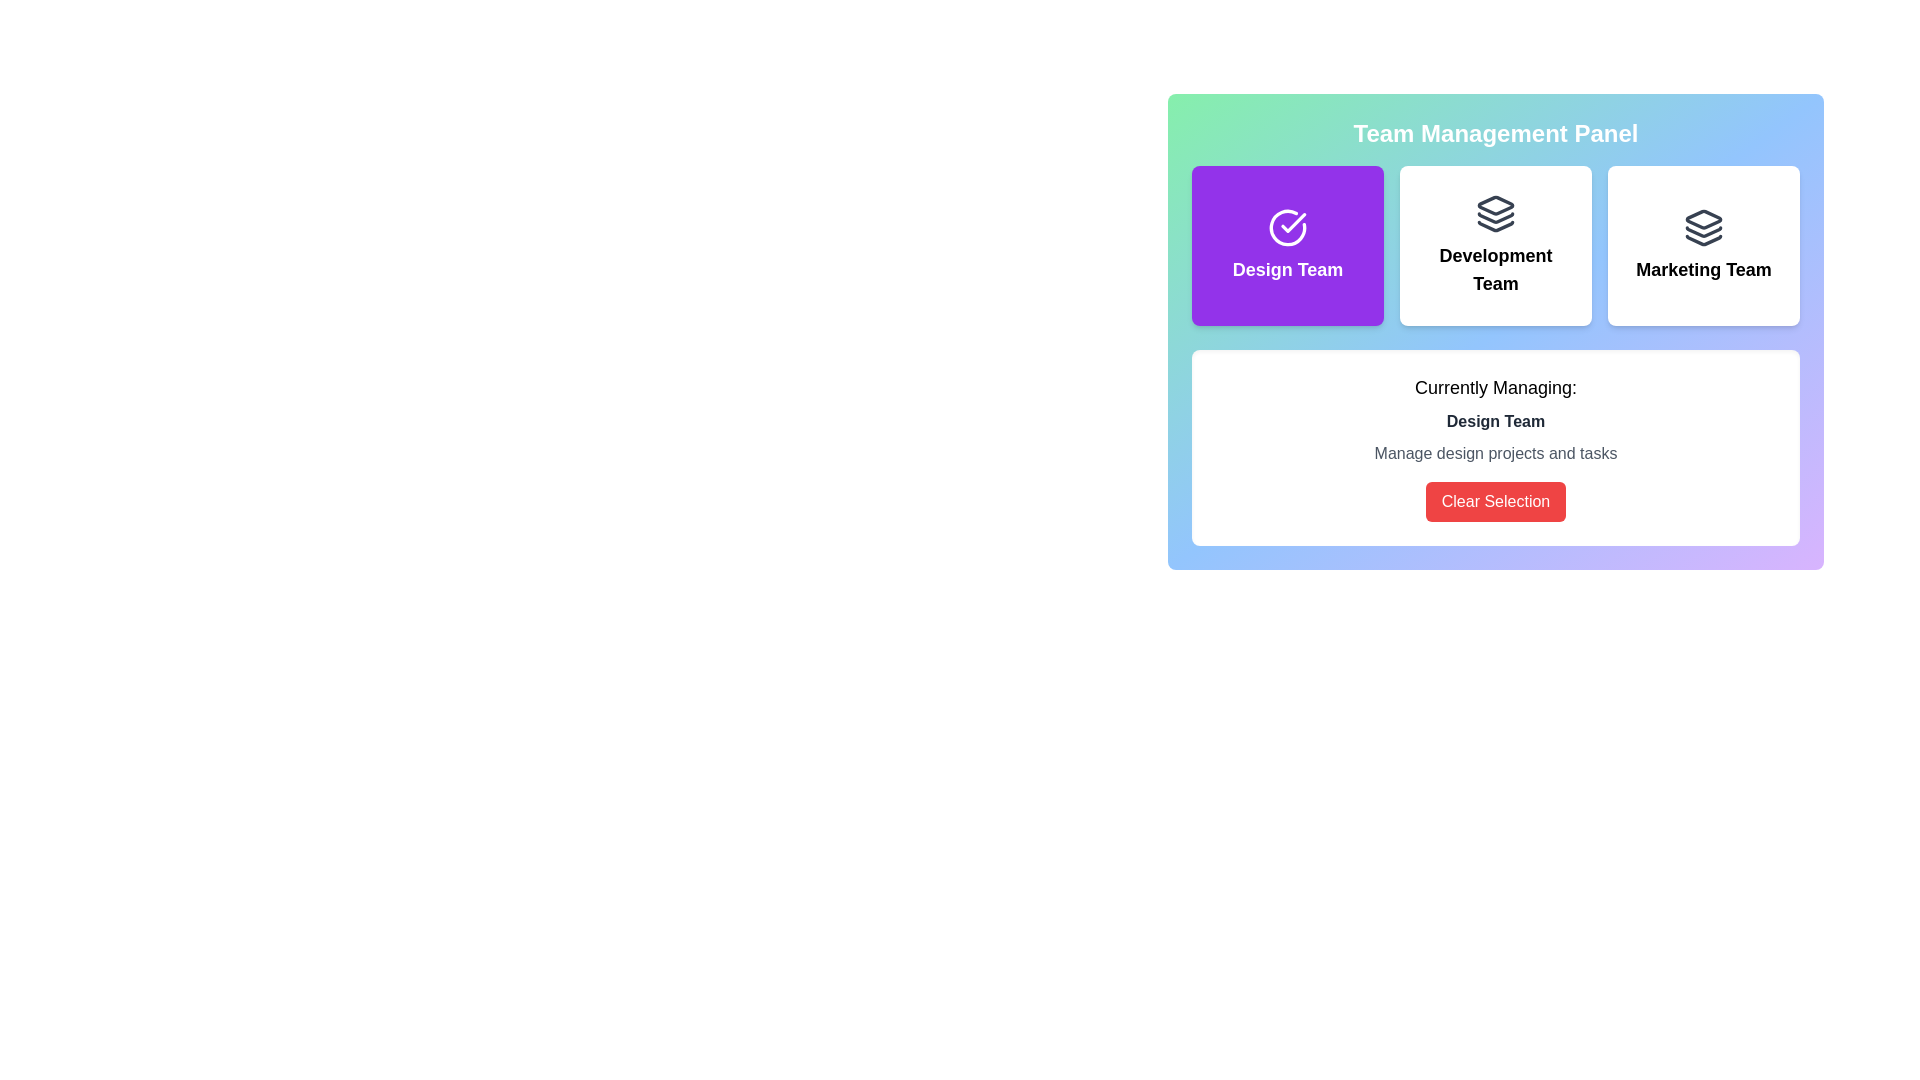 The width and height of the screenshot is (1920, 1080). Describe the element at coordinates (1703, 226) in the screenshot. I see `the icon resembling stacked layers in dark gray color above the 'Marketing Team' label` at that location.